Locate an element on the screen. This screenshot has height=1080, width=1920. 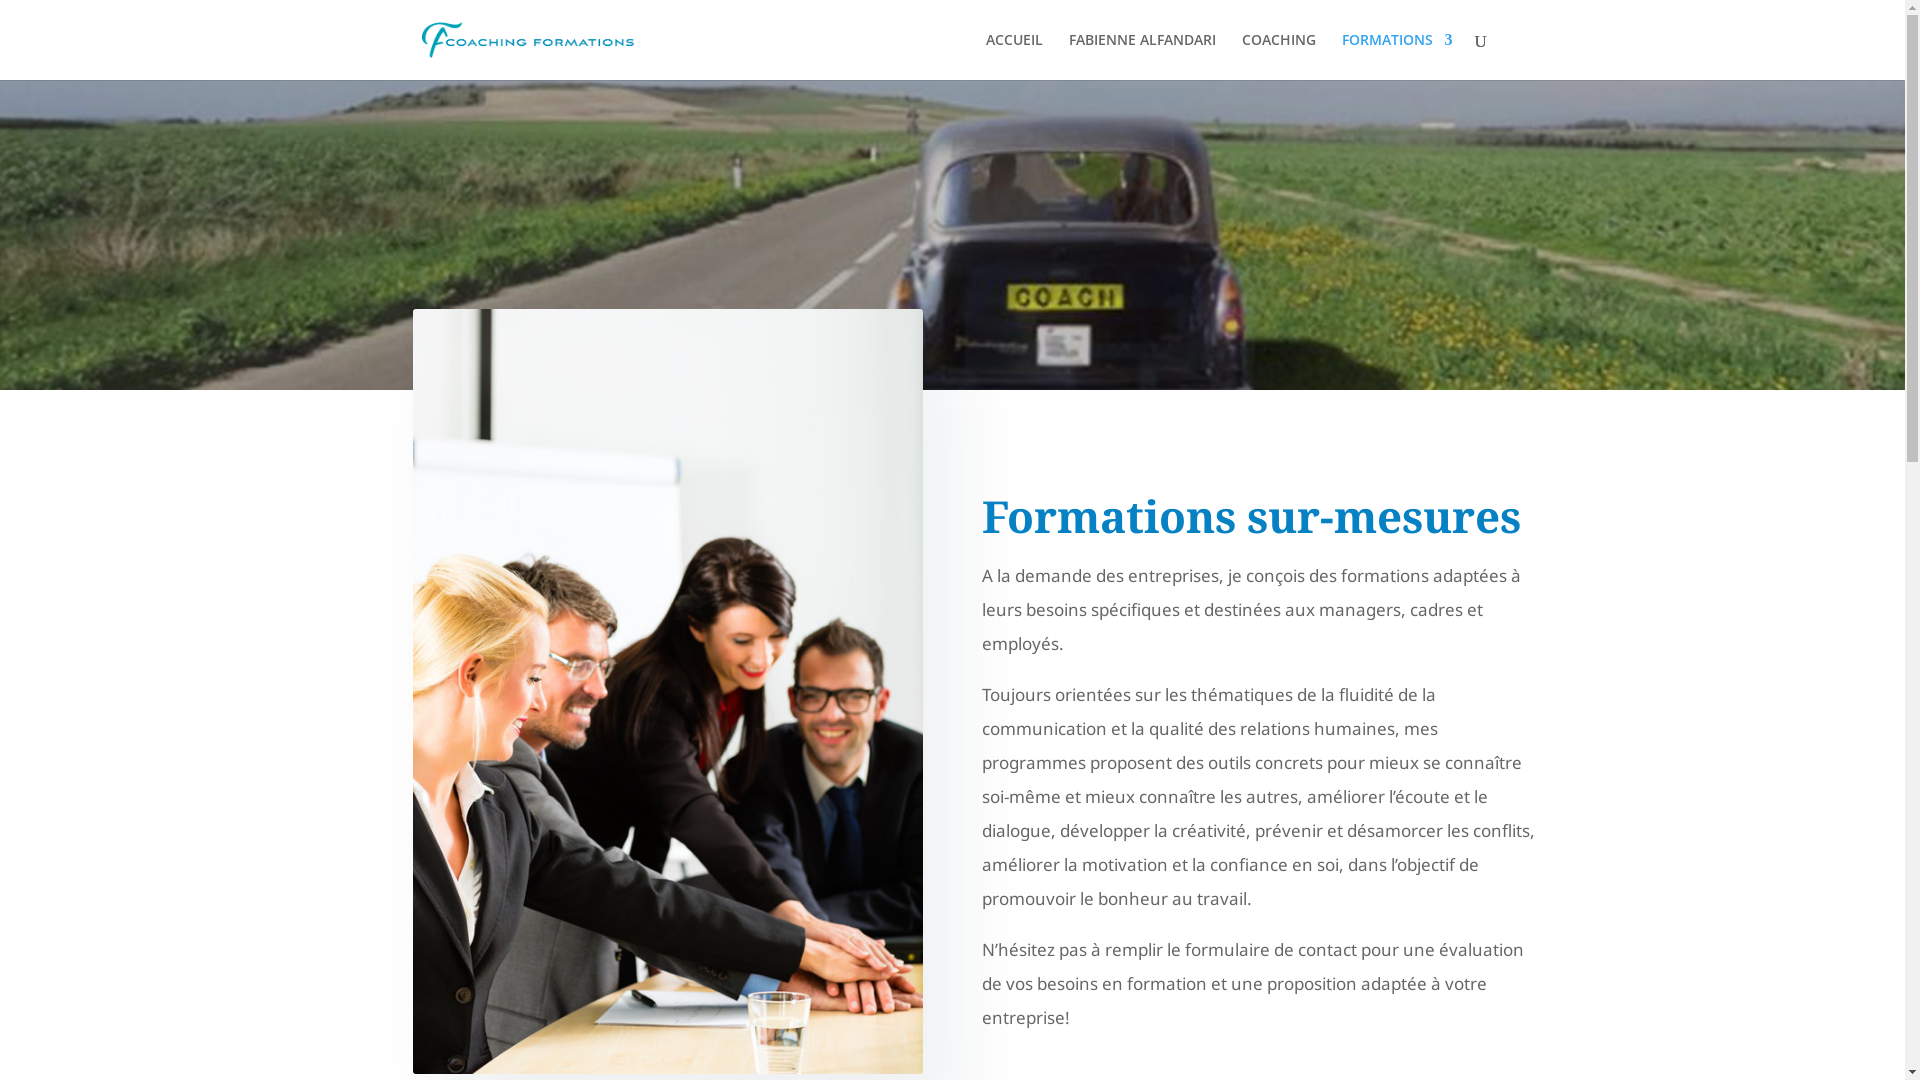
'20757382_s' is located at coordinates (667, 690).